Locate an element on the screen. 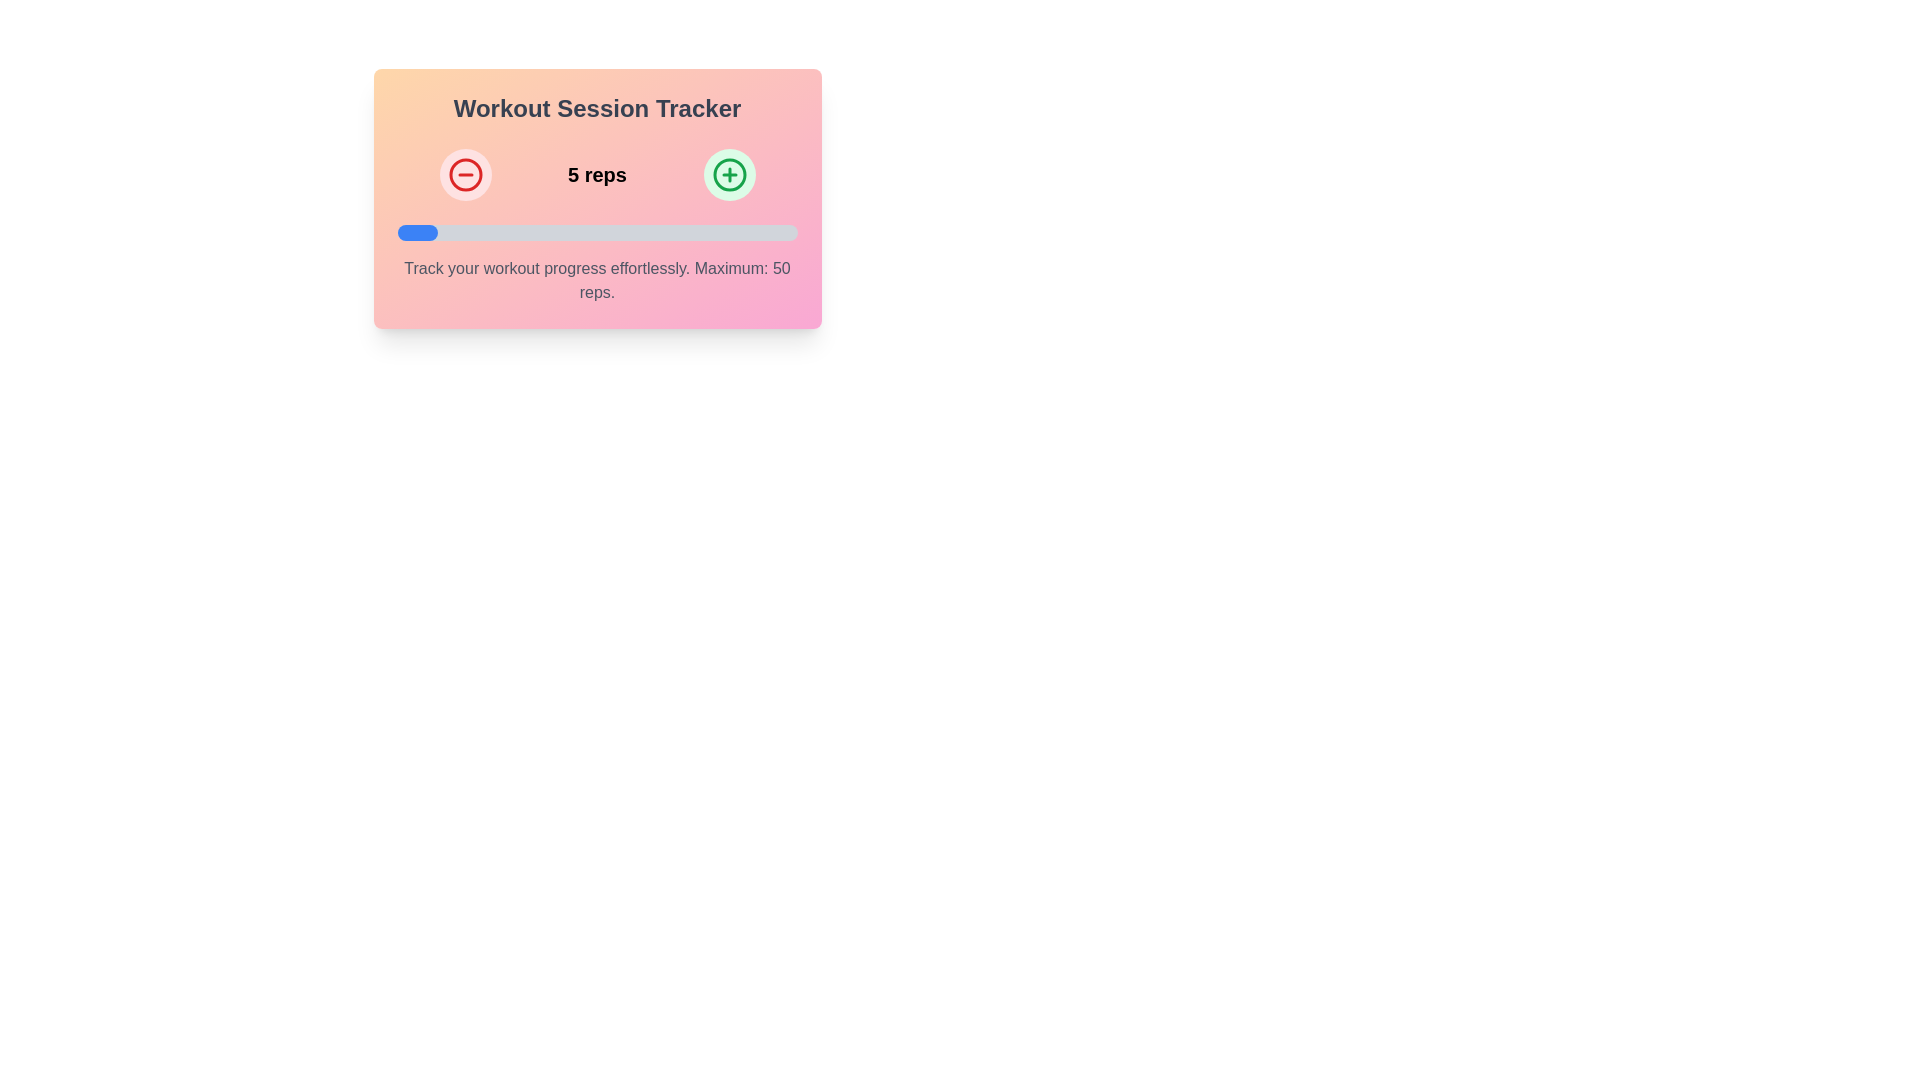  the narrow blue rectangle styled with rounded edges at the beginning of the horizontal progress bar, which indicates progress in the workout tracker is located at coordinates (416, 231).